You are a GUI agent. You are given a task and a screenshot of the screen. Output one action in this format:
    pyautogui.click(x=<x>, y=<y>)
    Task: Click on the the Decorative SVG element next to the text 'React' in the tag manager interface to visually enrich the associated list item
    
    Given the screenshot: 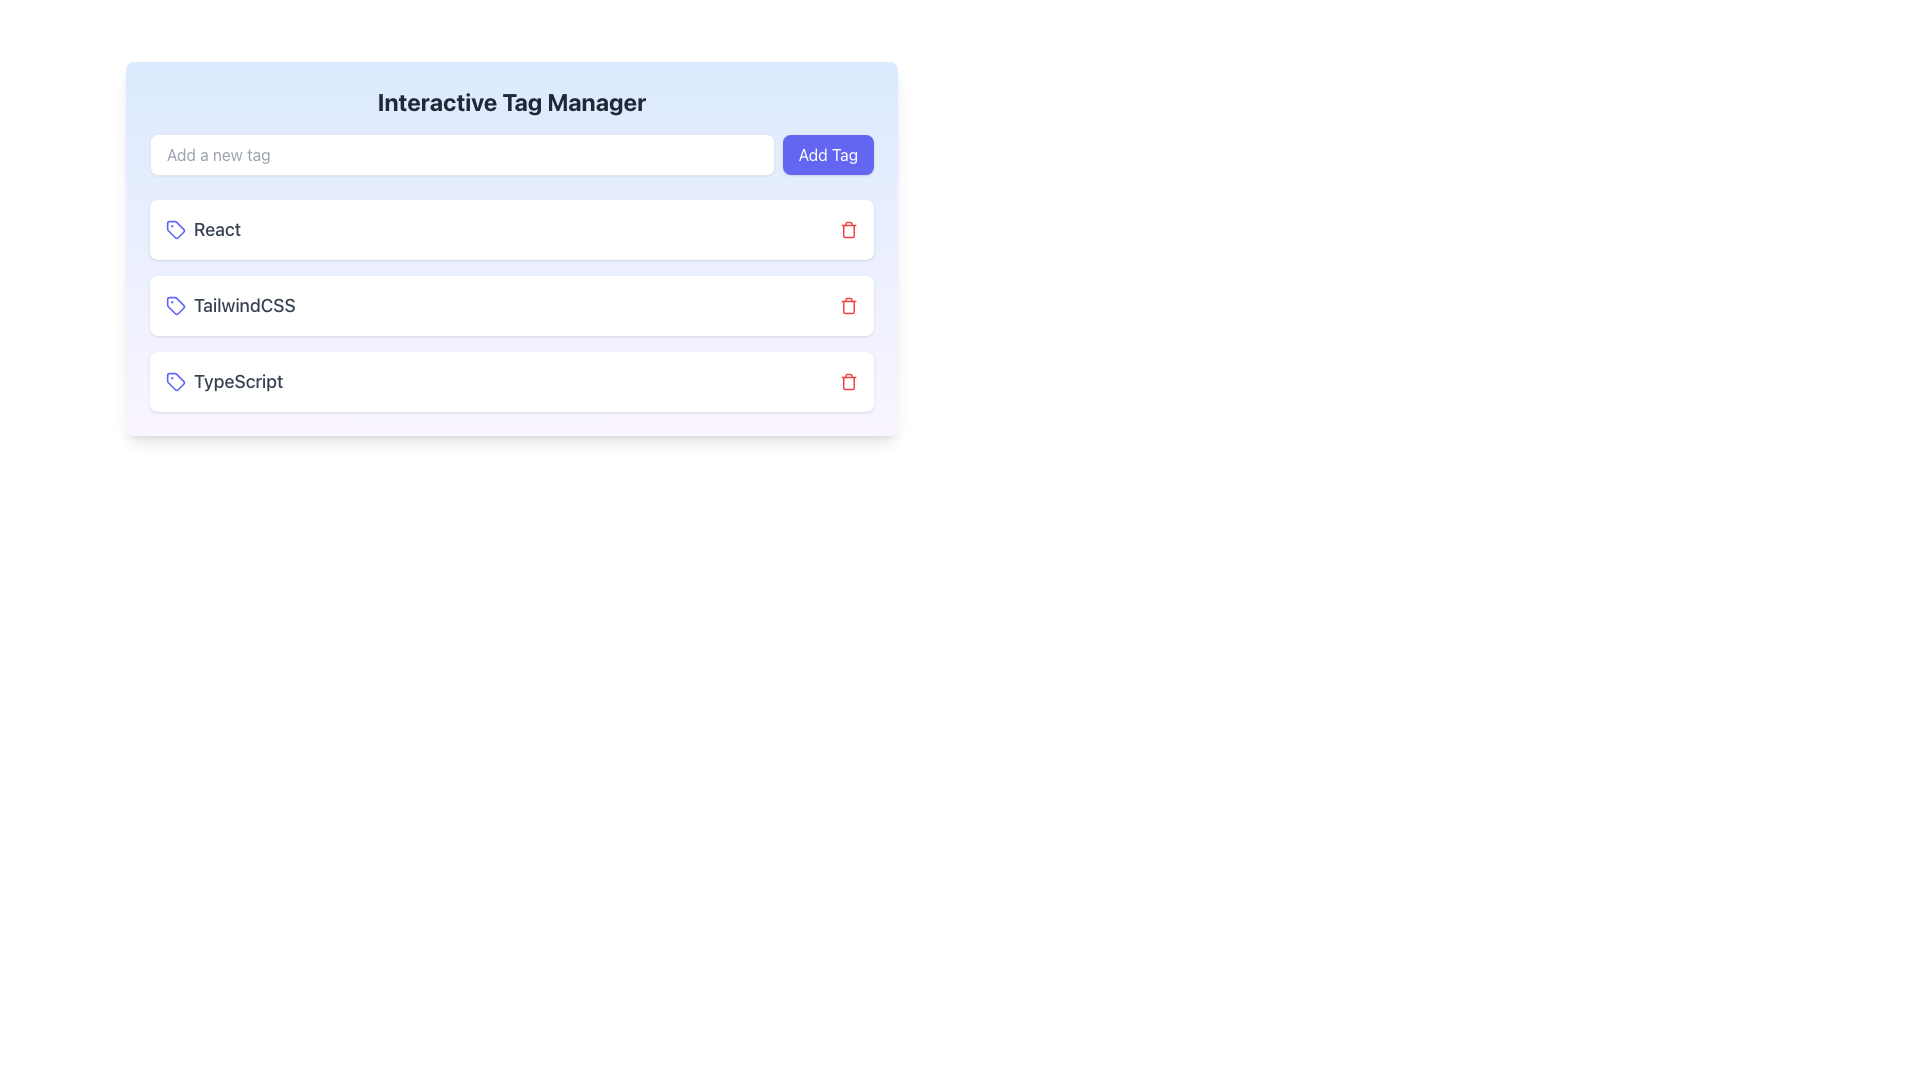 What is the action you would take?
    pyautogui.click(x=176, y=229)
    